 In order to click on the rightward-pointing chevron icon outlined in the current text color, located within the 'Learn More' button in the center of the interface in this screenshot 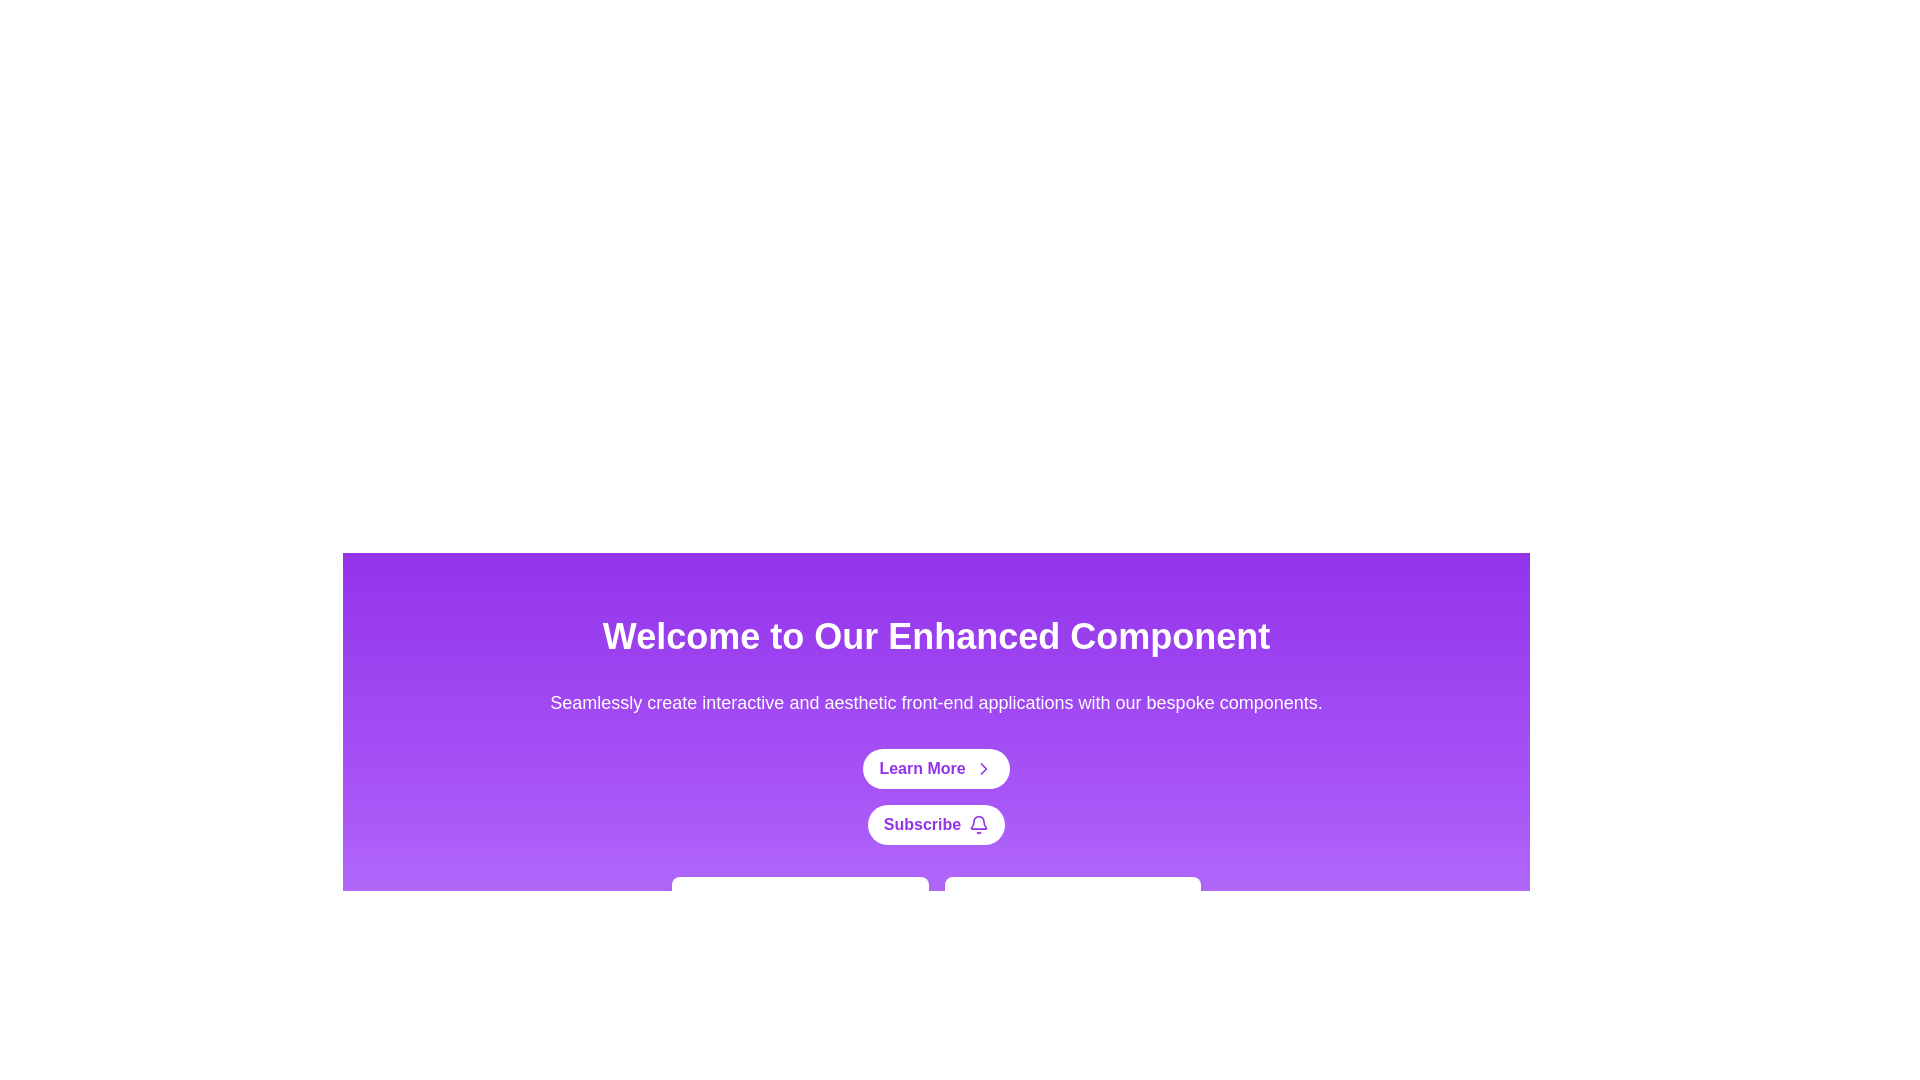, I will do `click(983, 767)`.